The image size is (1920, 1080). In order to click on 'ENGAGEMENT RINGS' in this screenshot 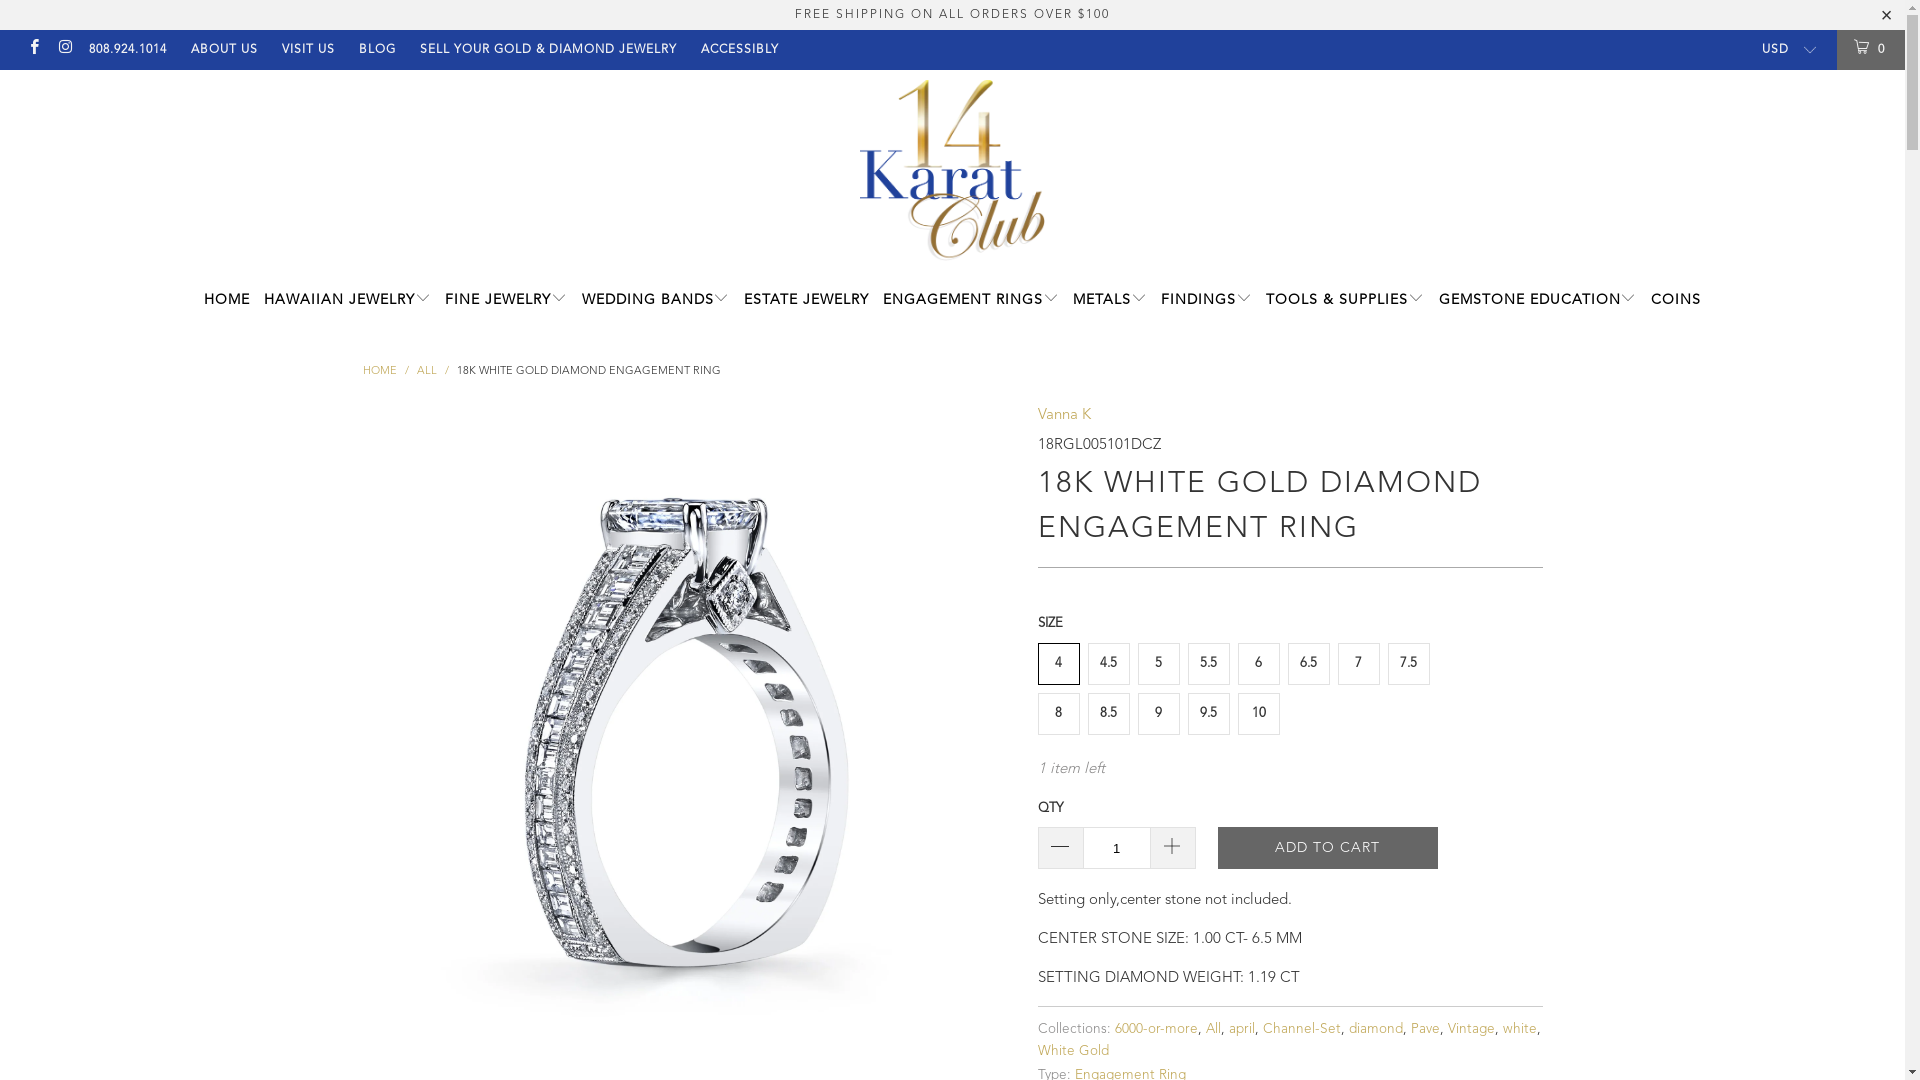, I will do `click(970, 300)`.